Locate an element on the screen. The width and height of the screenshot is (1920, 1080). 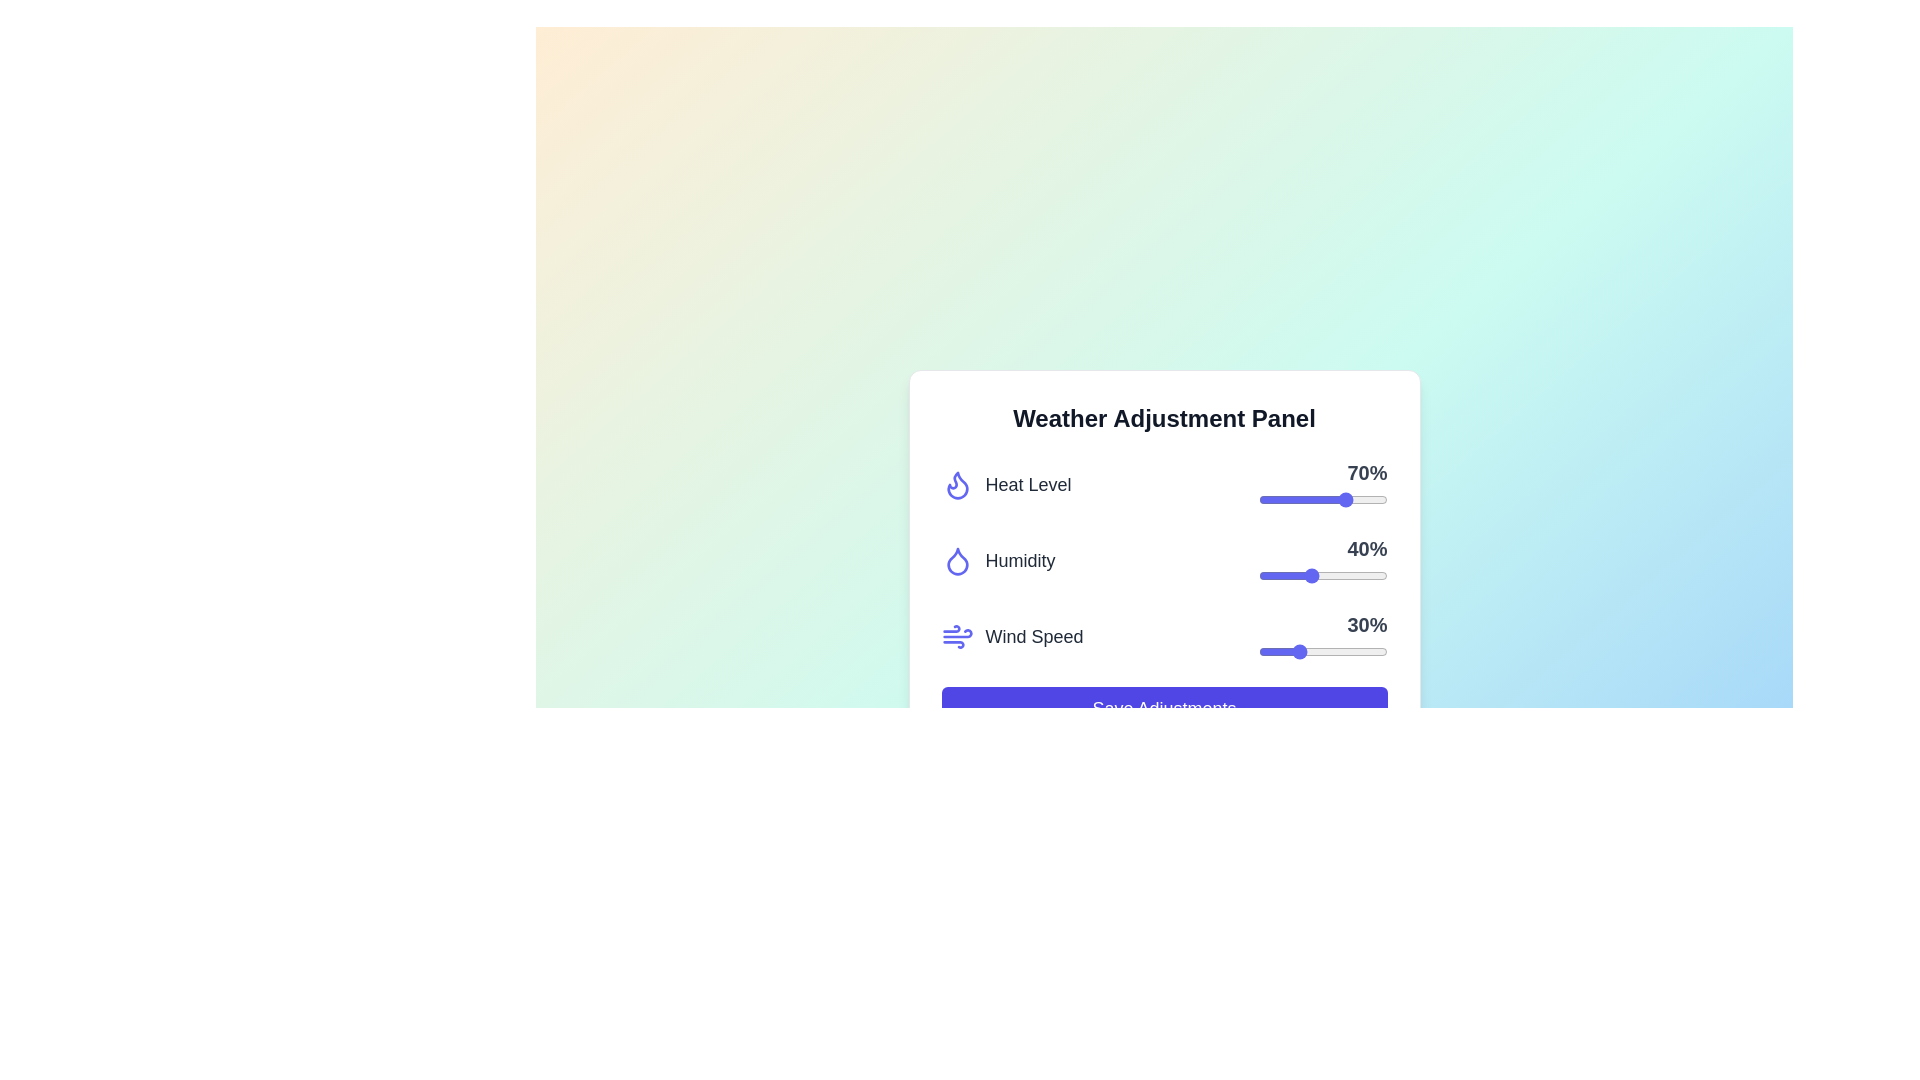
'Save Adjustments' button to save the current settings is located at coordinates (1164, 708).